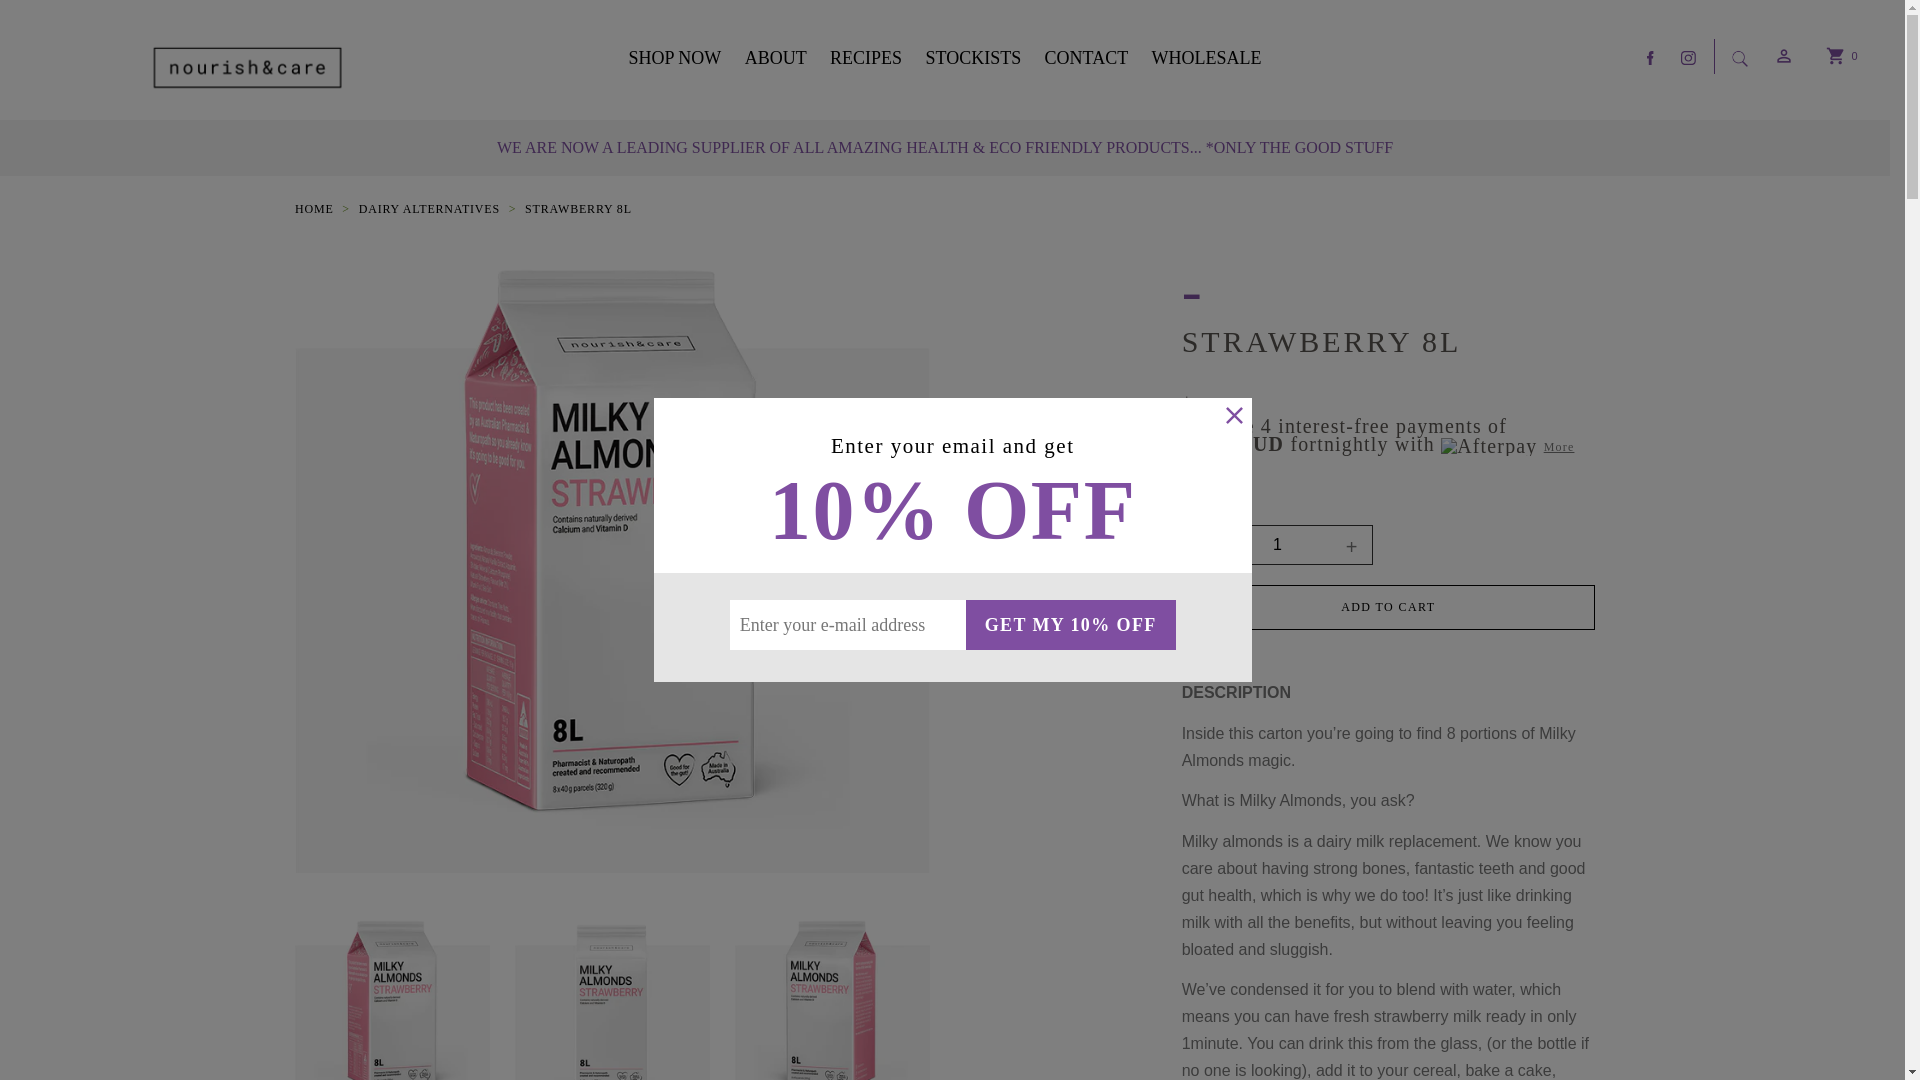 The height and width of the screenshot is (1080, 1920). What do you see at coordinates (1089, 57) in the screenshot?
I see `'CONTACT'` at bounding box center [1089, 57].